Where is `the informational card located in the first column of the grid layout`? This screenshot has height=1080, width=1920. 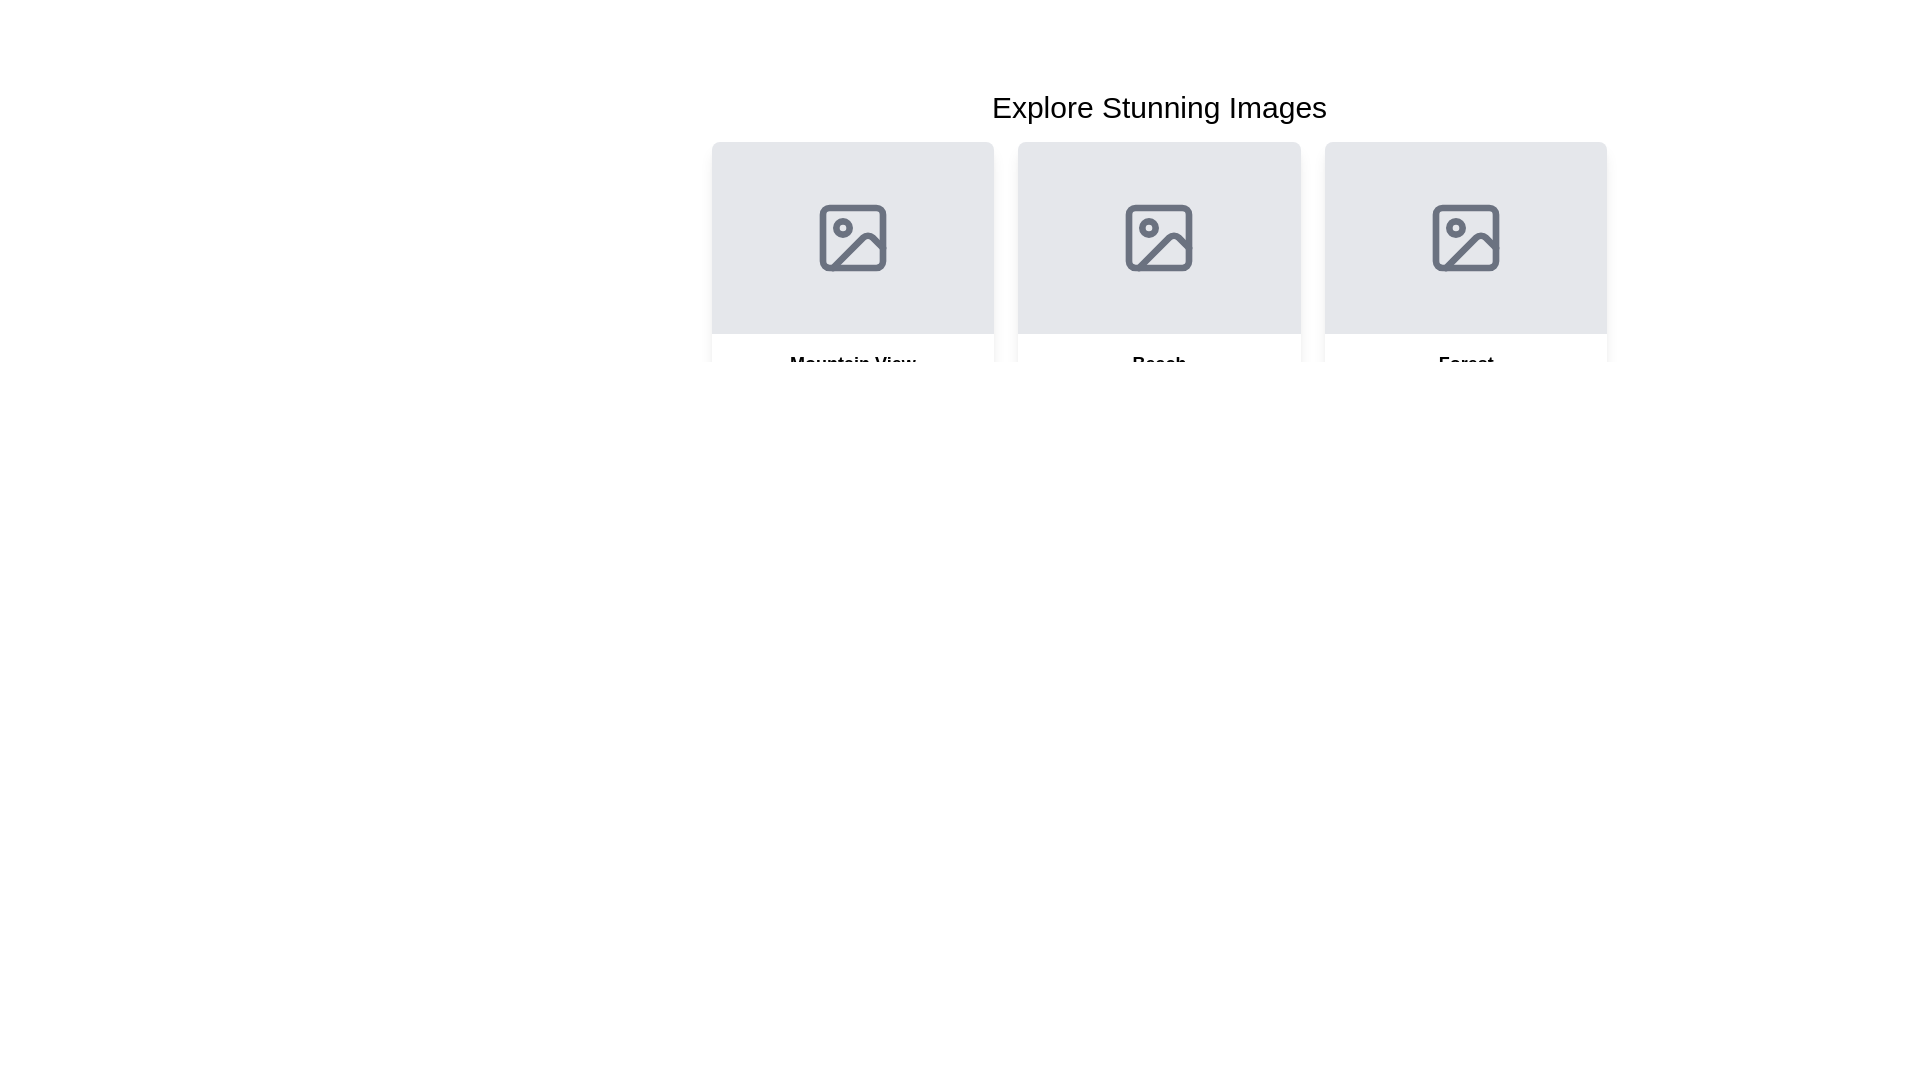
the informational card located in the first column of the grid layout is located at coordinates (852, 393).